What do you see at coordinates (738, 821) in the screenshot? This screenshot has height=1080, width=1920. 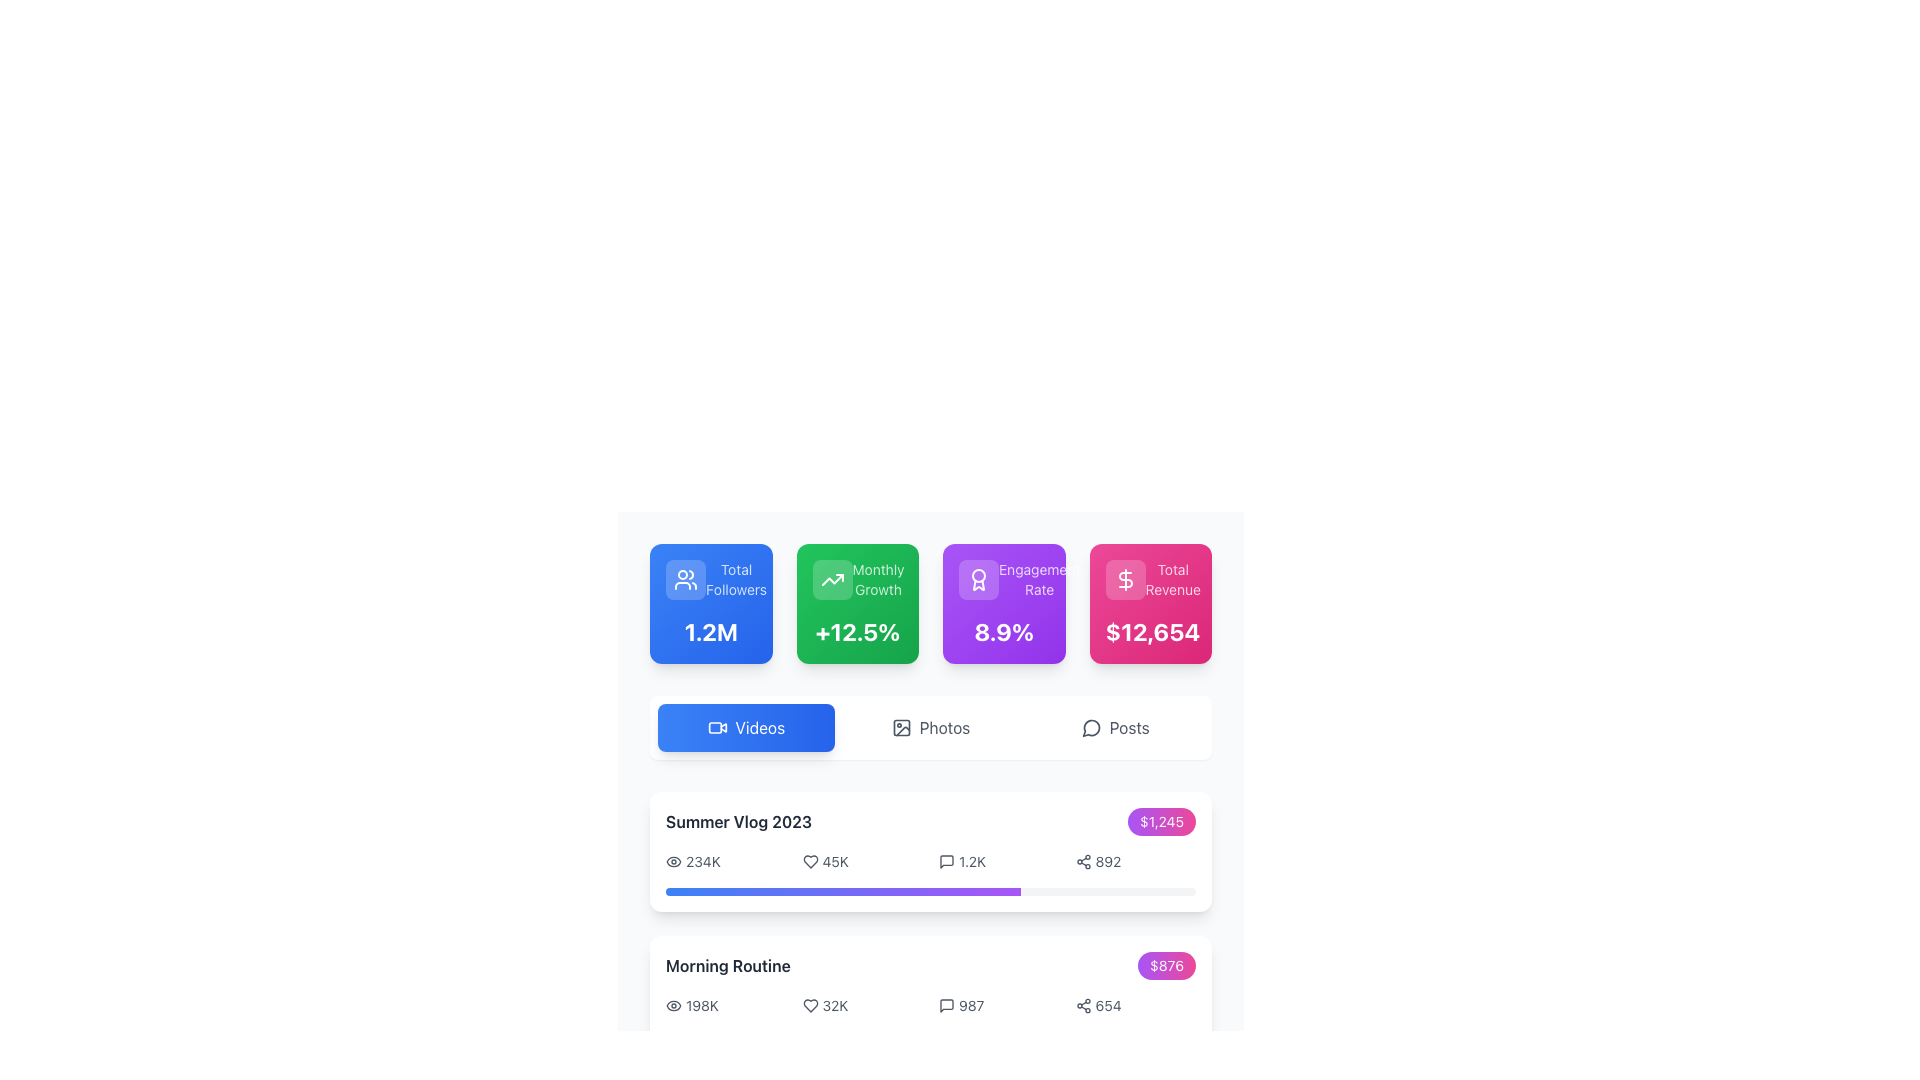 I see `the Text Label displaying 'Summer Vlog 2023', which is prominently styled in bold dark gray and located in the upper section of the second content panel` at bounding box center [738, 821].